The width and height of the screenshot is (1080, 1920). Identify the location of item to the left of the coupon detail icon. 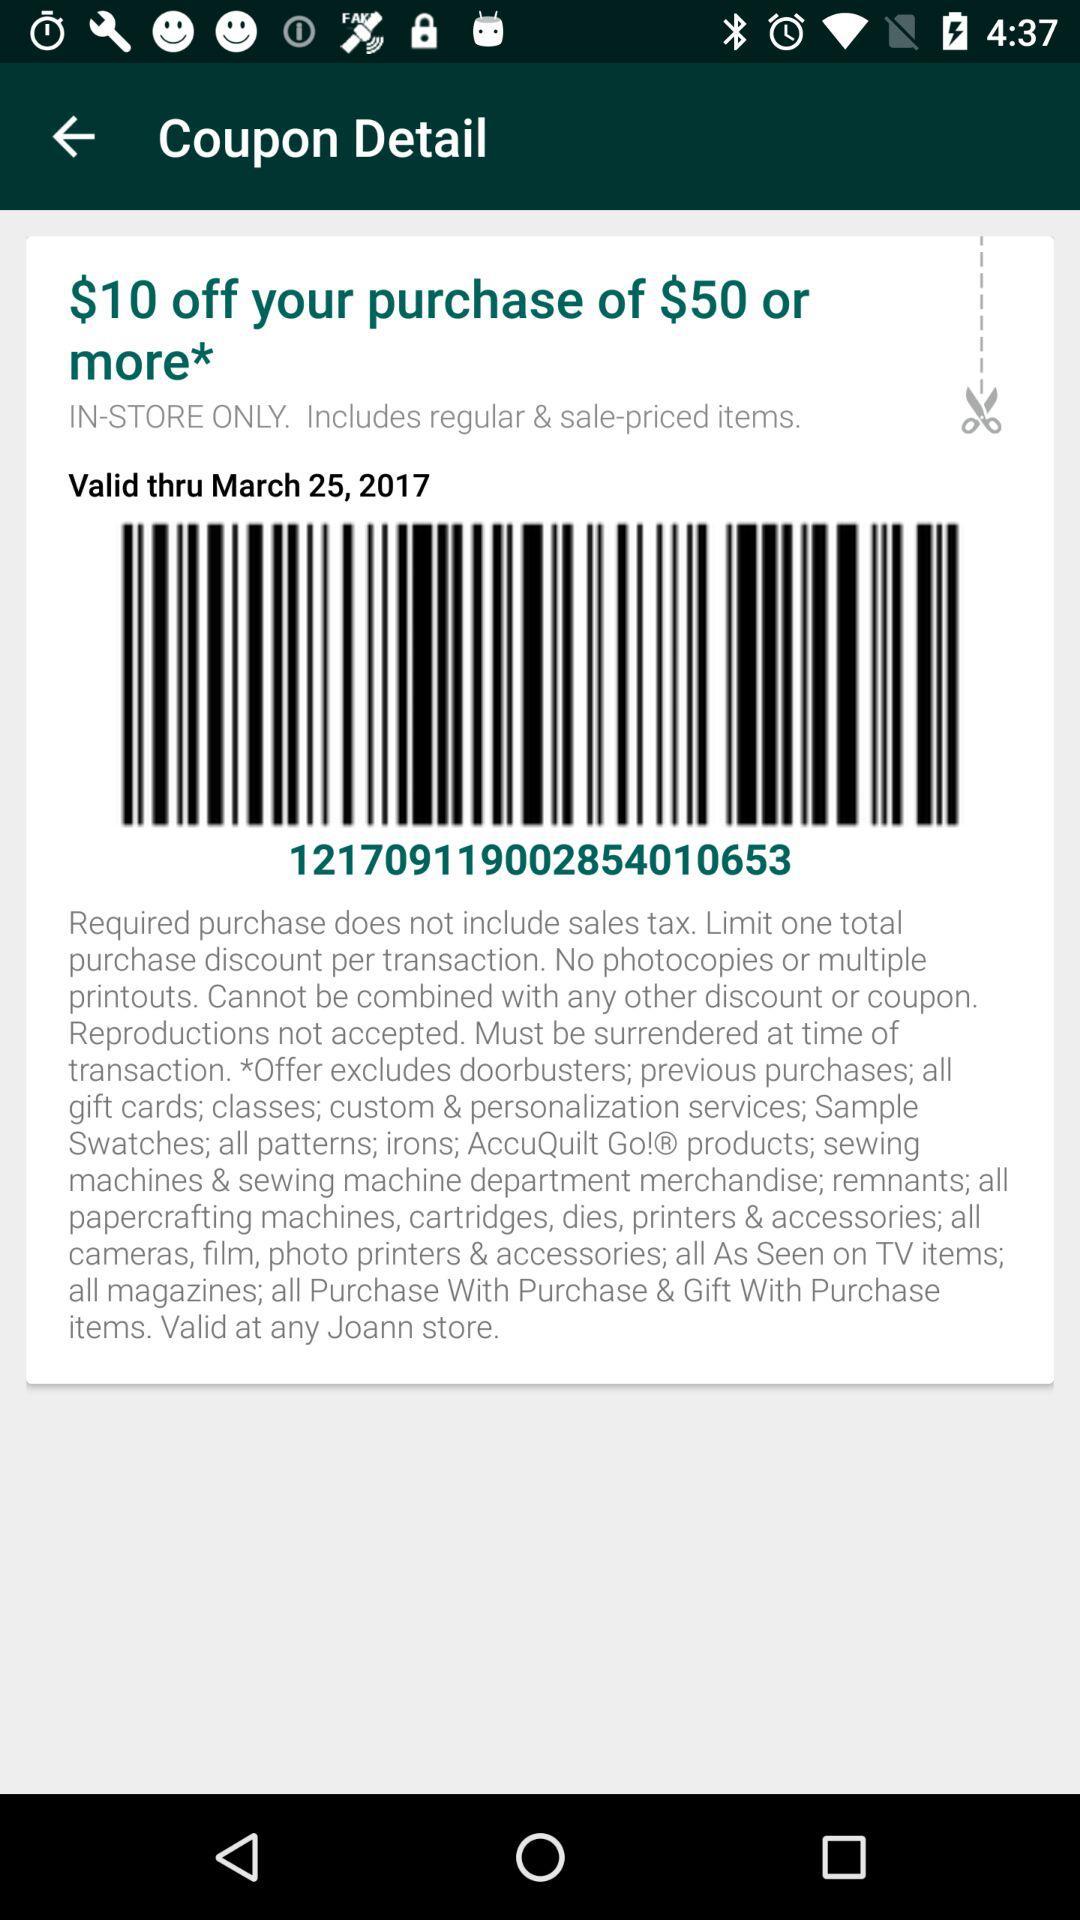
(72, 135).